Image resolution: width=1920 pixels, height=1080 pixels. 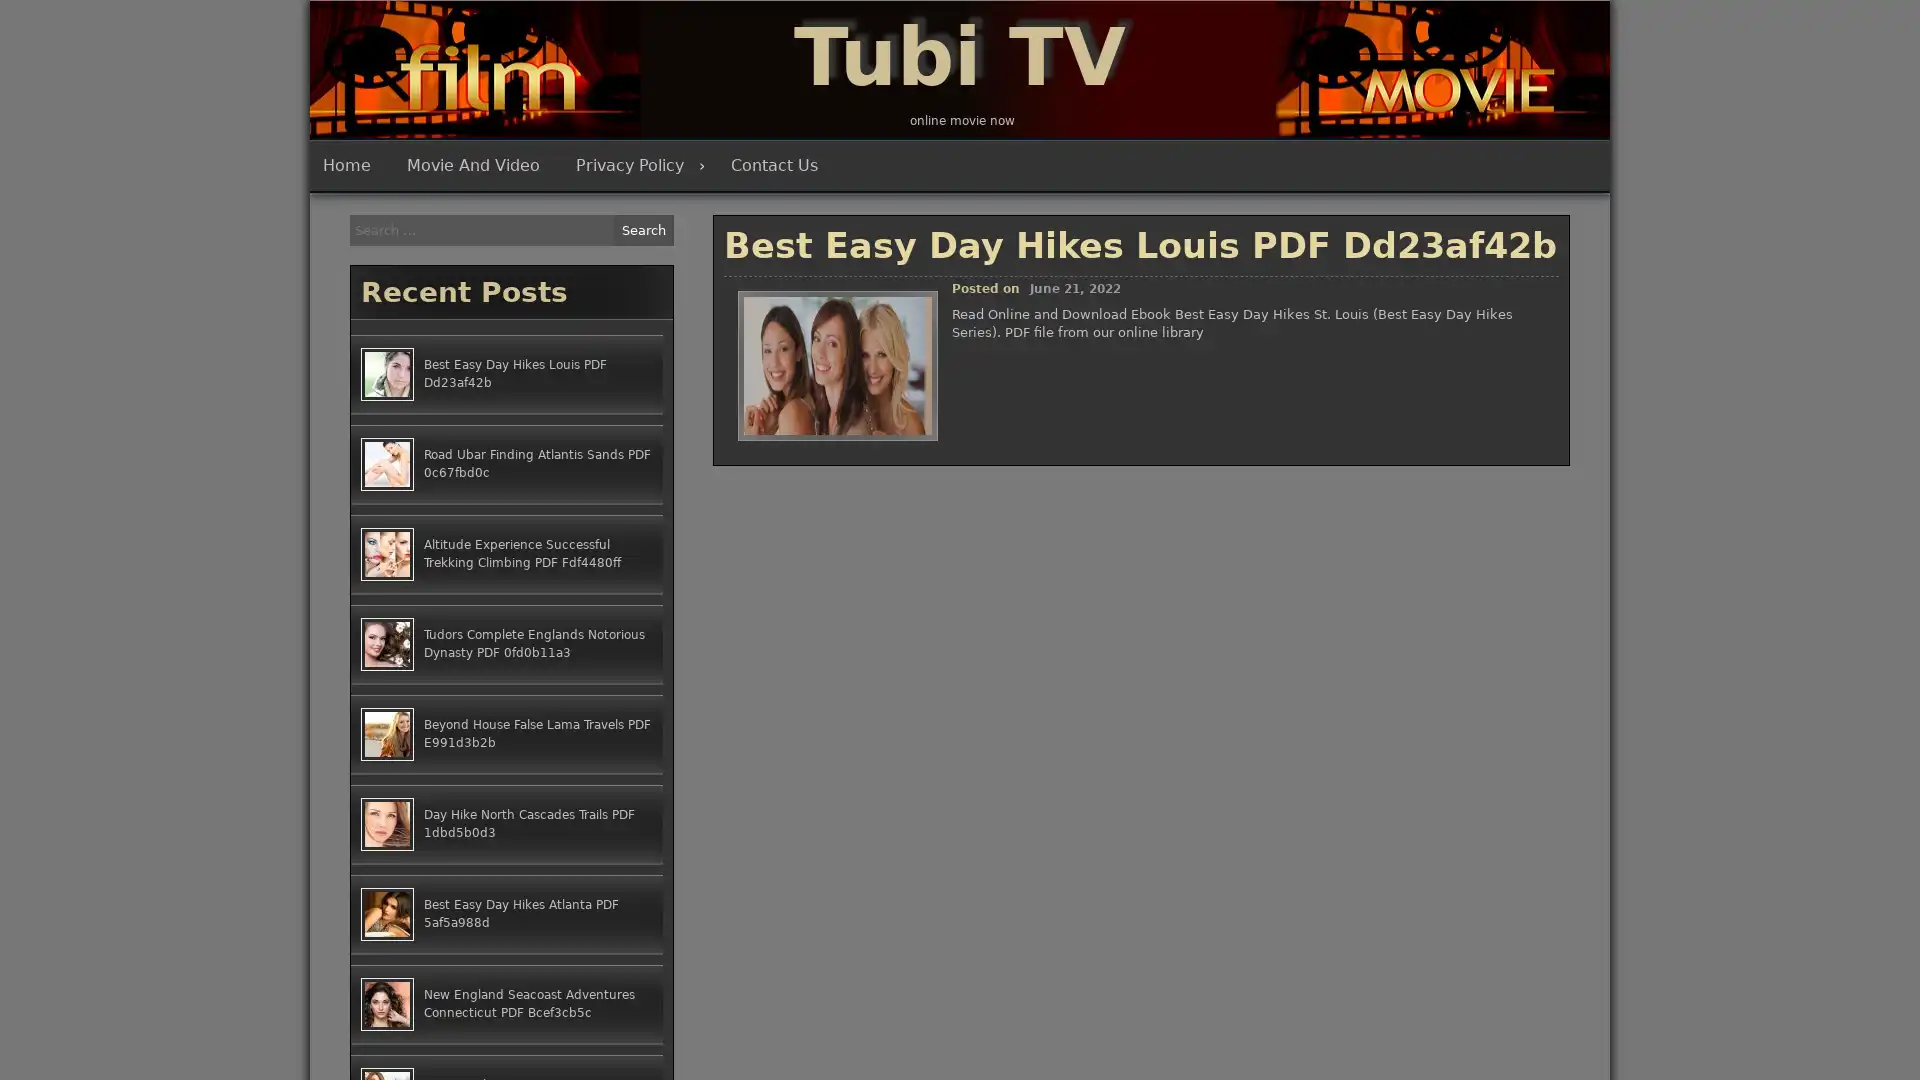 What do you see at coordinates (643, 229) in the screenshot?
I see `Search` at bounding box center [643, 229].